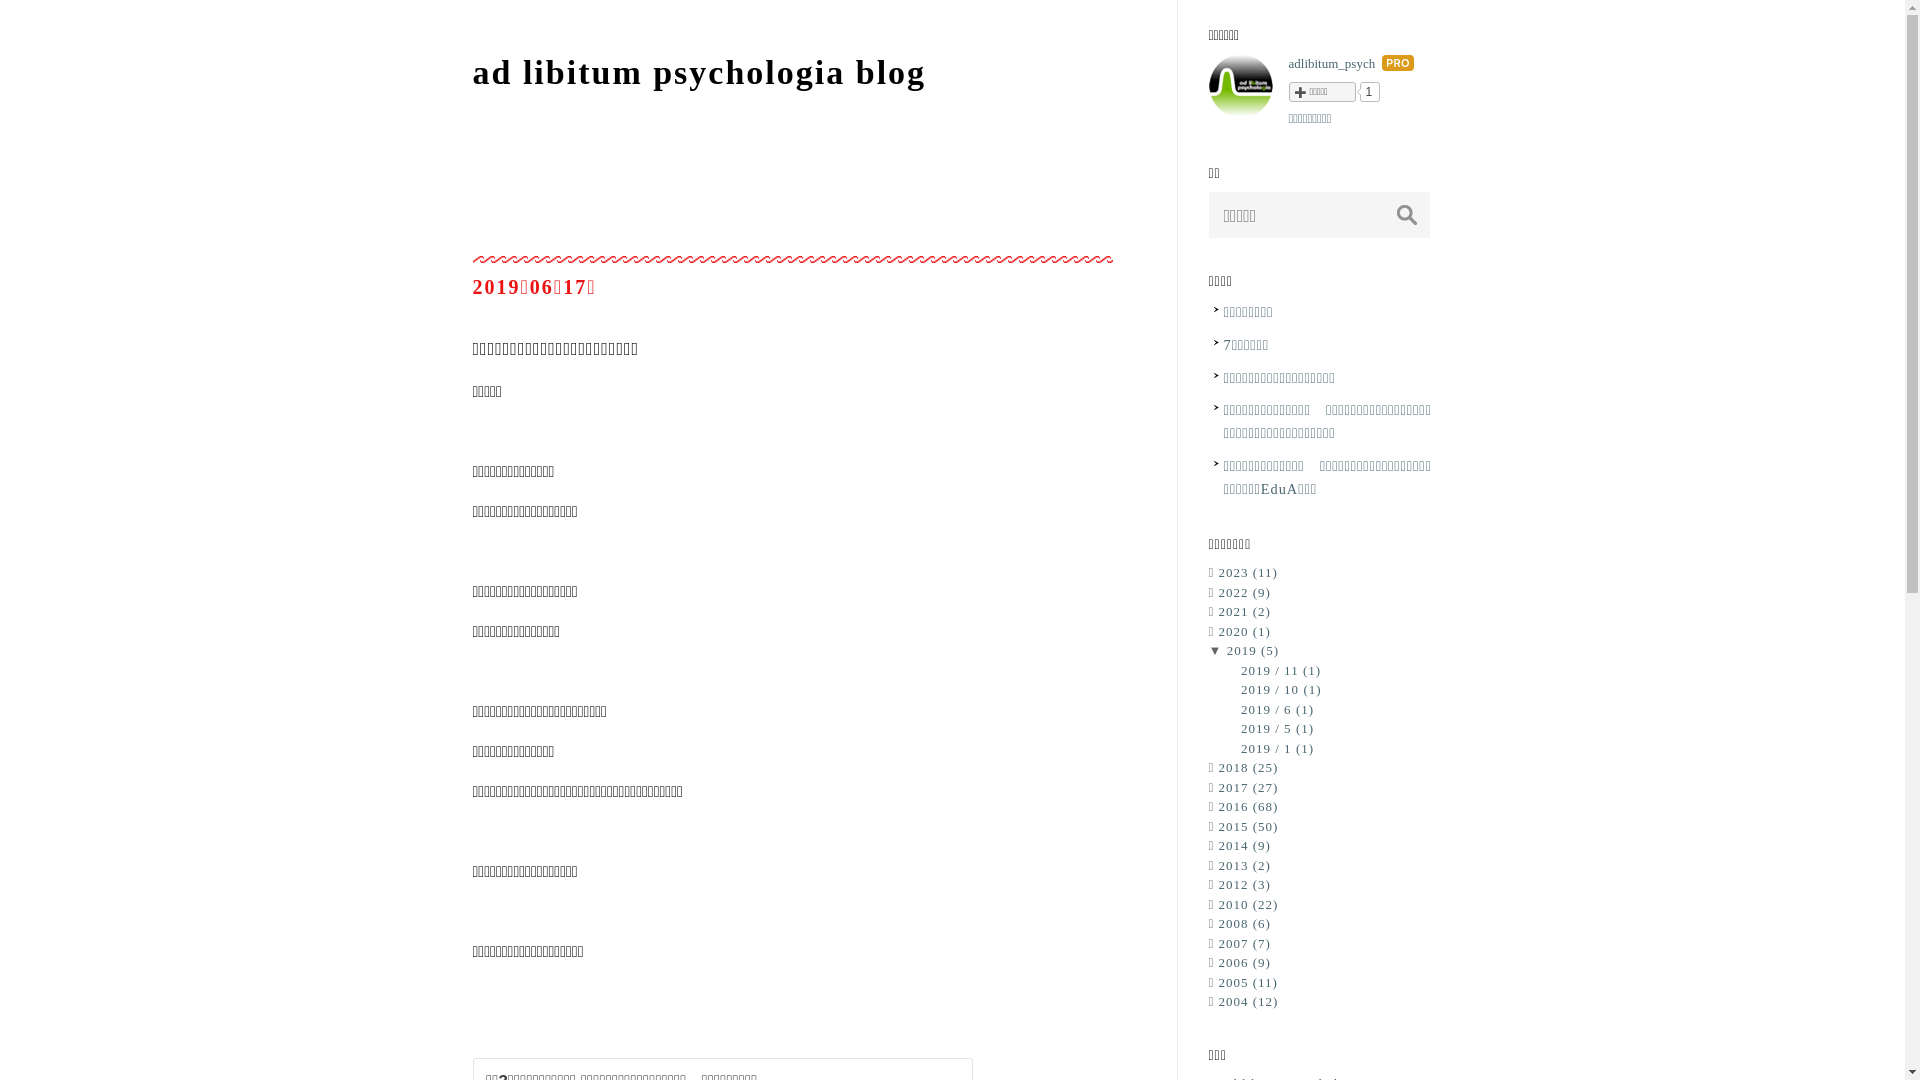 This screenshot has width=1920, height=1080. Describe the element at coordinates (1242, 943) in the screenshot. I see `'2007 (7)'` at that location.